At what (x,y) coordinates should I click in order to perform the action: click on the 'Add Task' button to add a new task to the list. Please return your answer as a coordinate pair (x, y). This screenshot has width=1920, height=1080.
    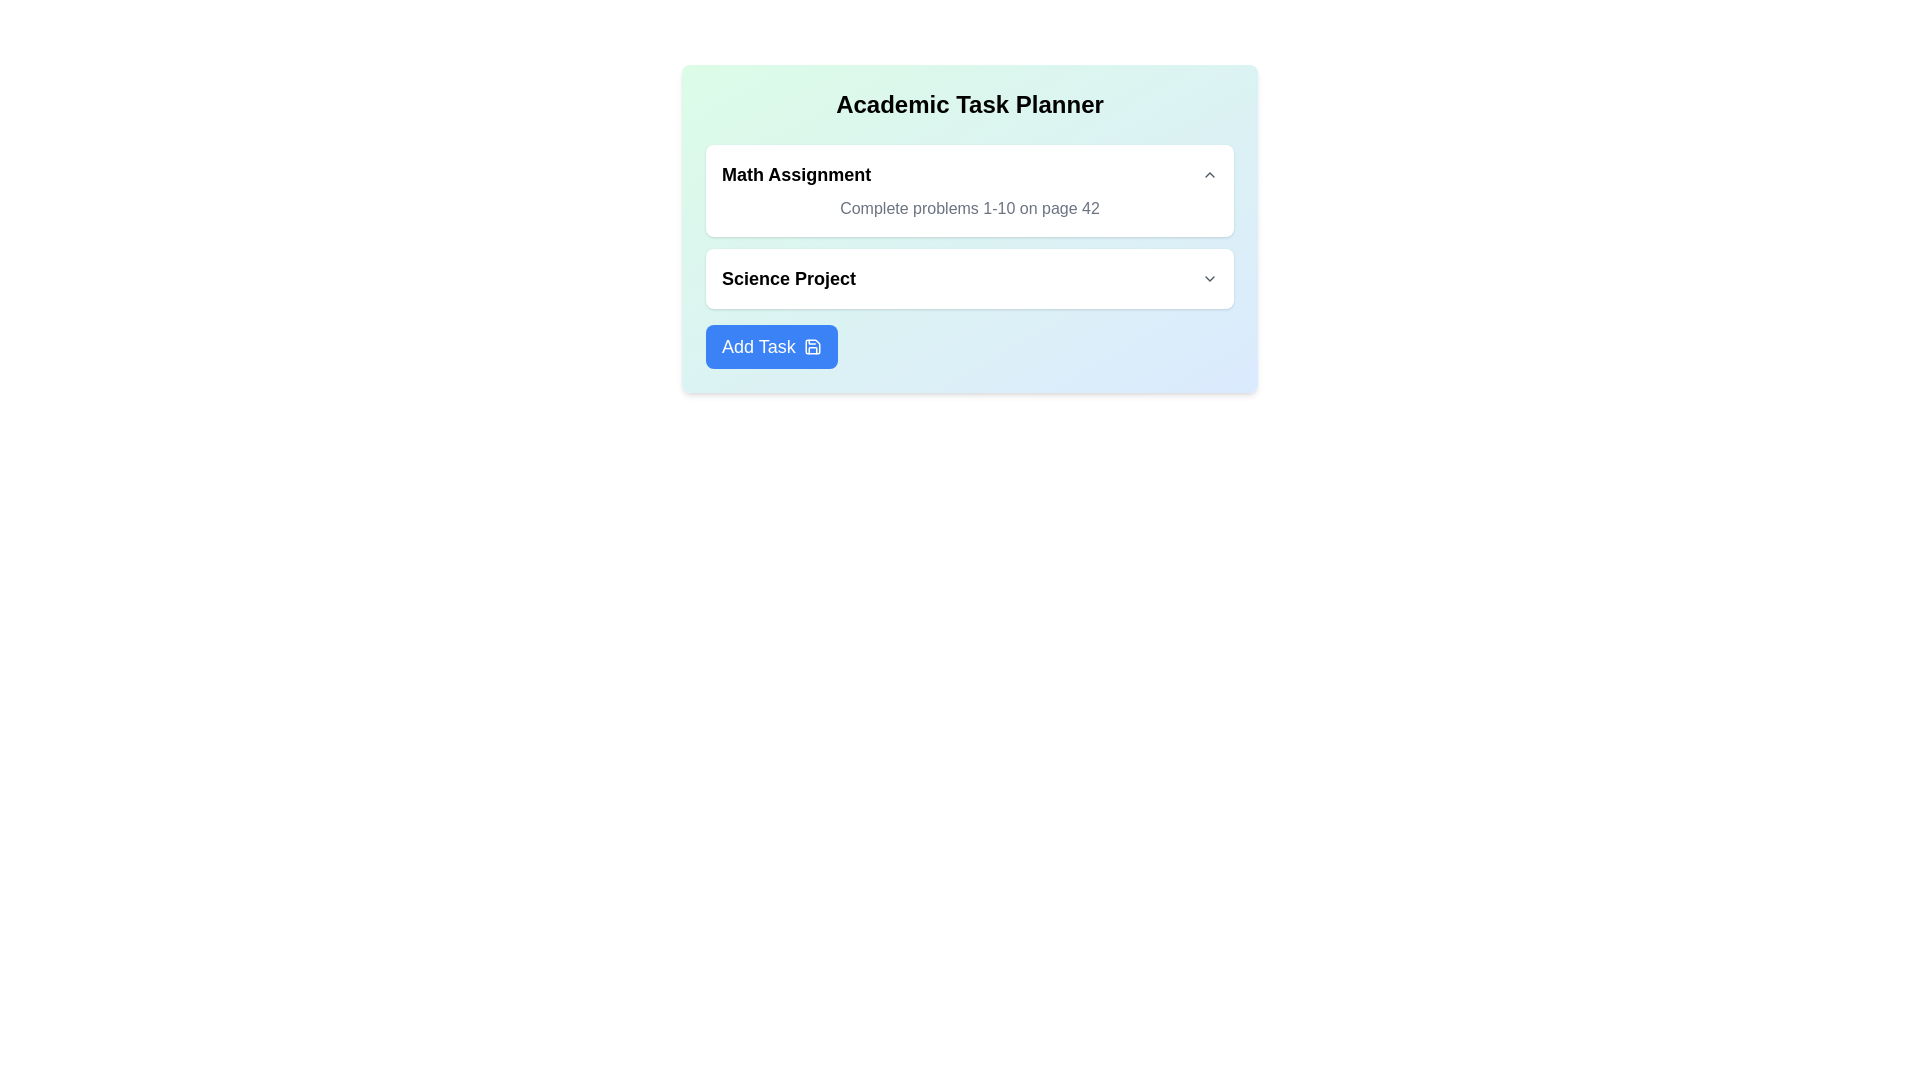
    Looking at the image, I should click on (770, 346).